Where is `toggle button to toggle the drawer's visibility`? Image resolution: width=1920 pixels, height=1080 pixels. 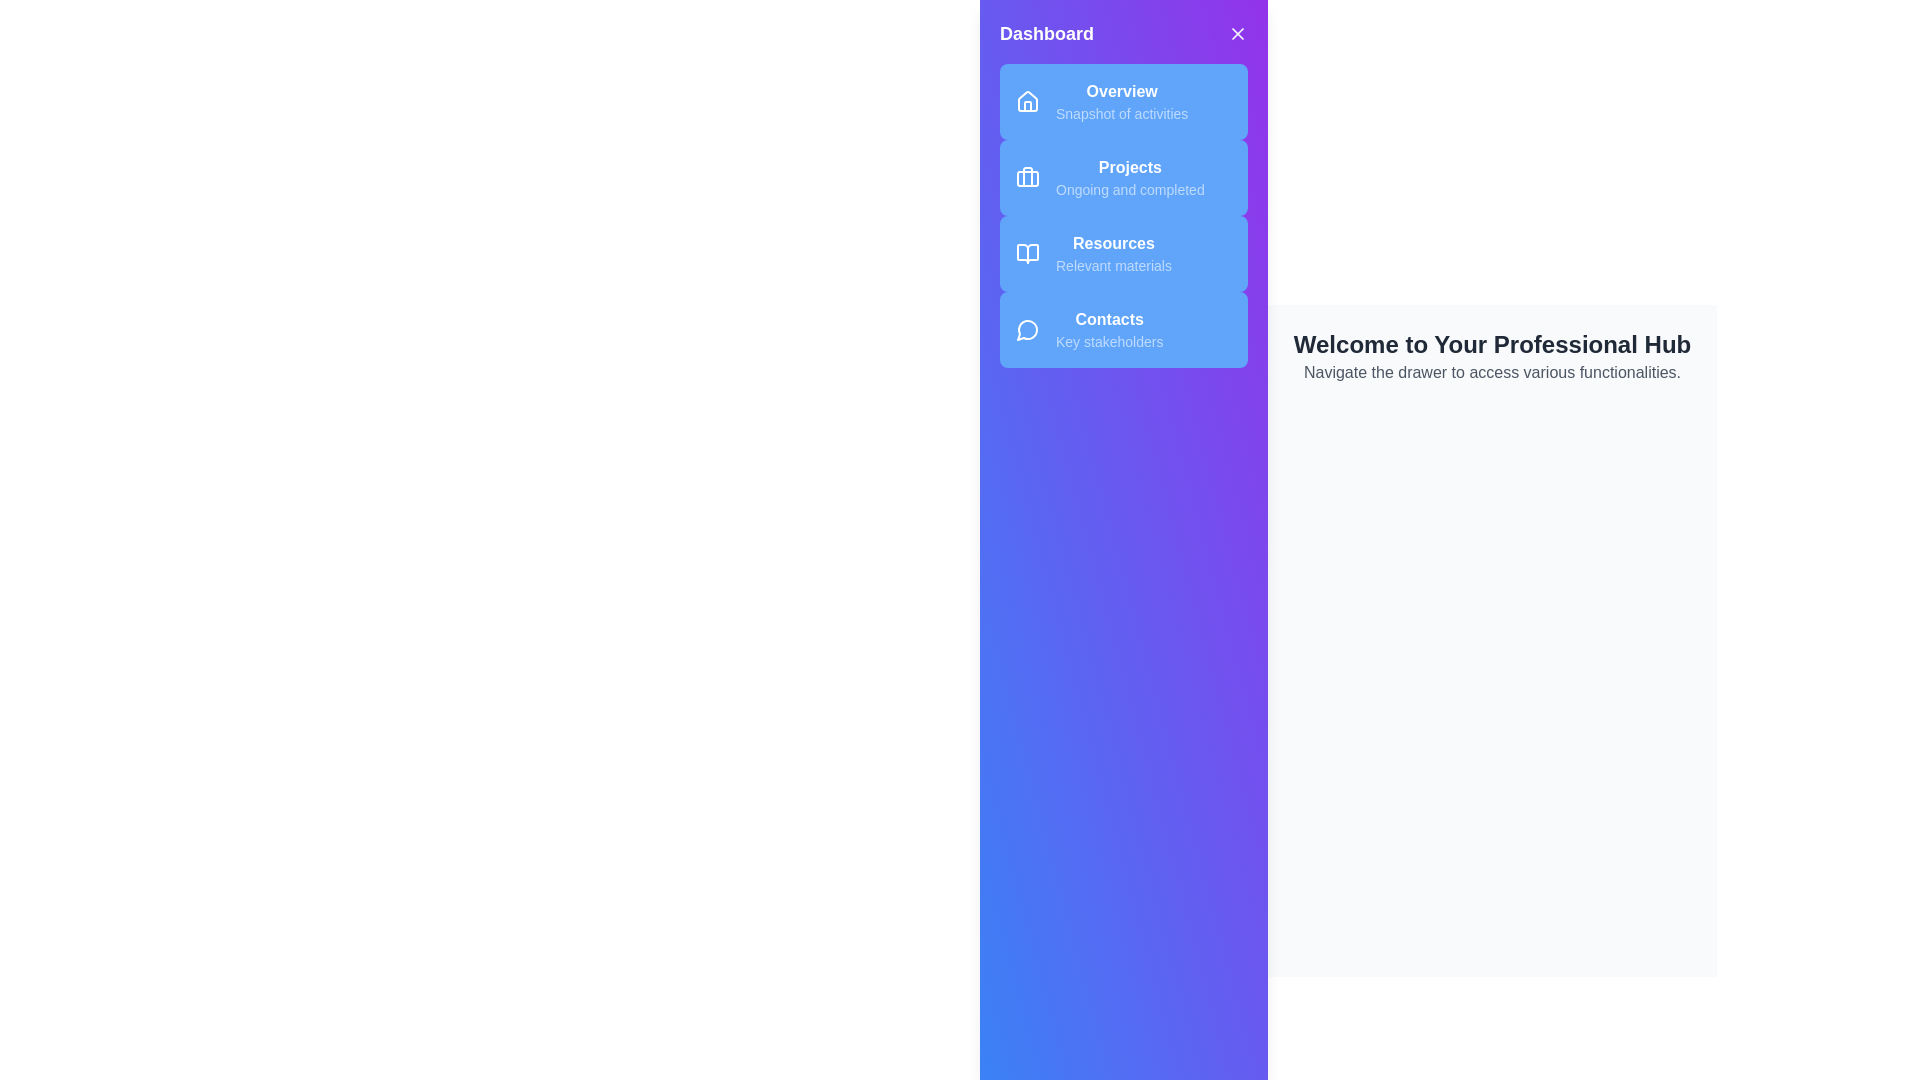
toggle button to toggle the drawer's visibility is located at coordinates (1237, 34).